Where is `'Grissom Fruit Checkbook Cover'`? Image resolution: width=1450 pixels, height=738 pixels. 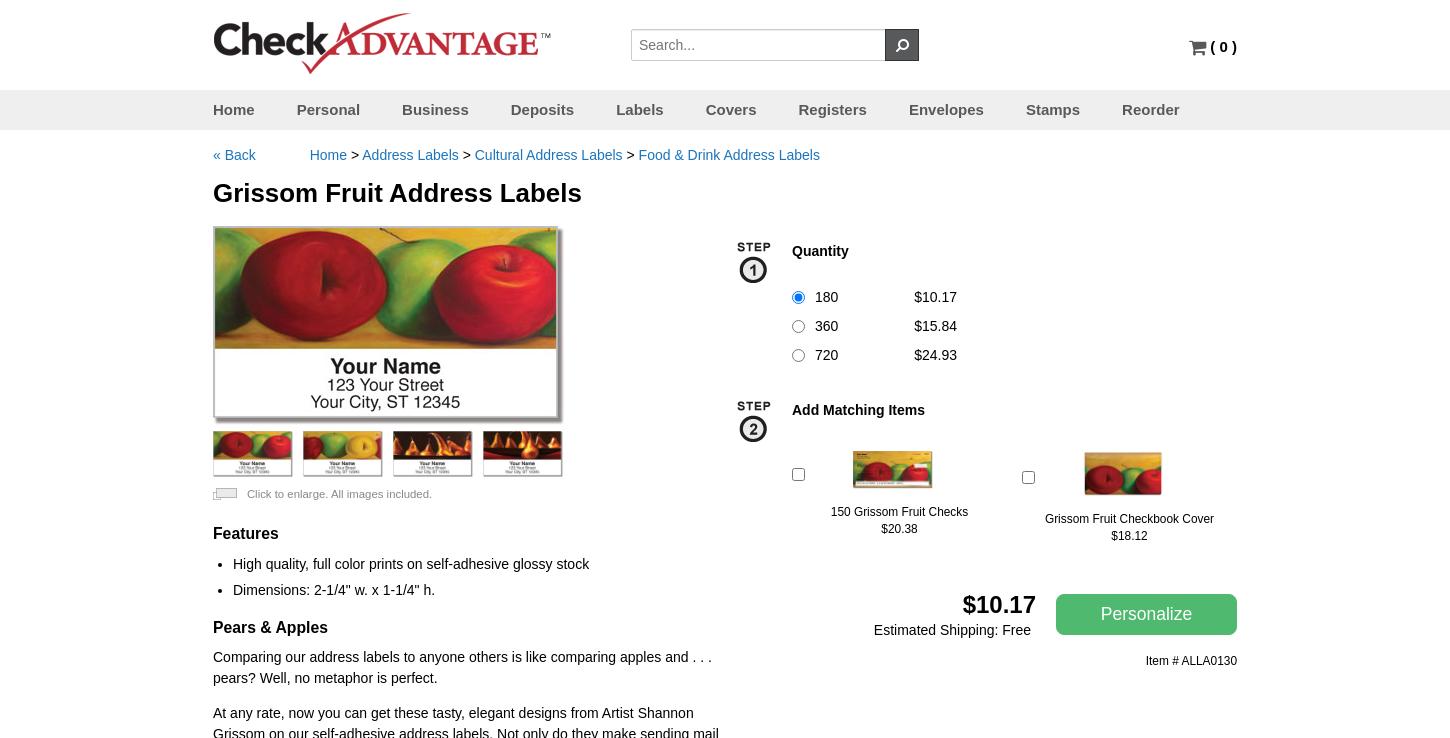 'Grissom Fruit Checkbook Cover' is located at coordinates (1127, 517).